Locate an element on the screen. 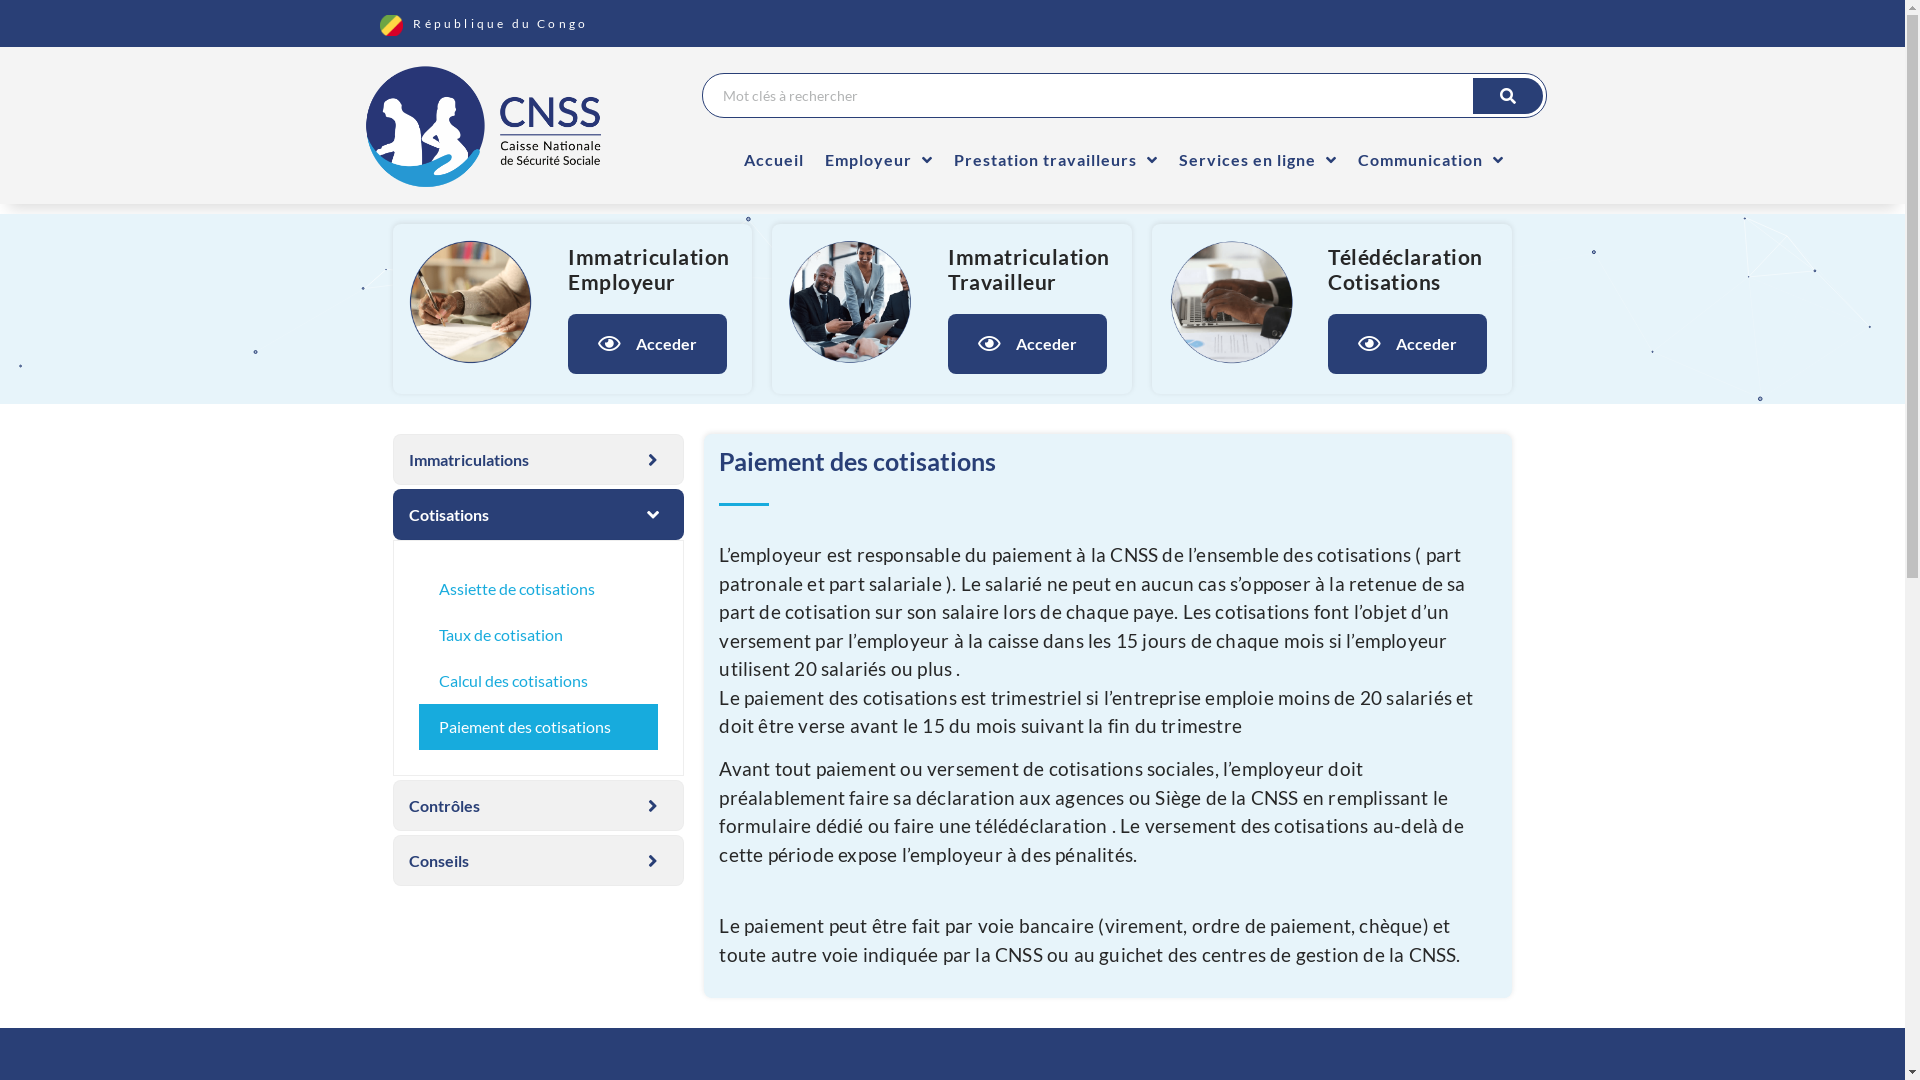 Image resolution: width=1920 pixels, height=1080 pixels. 'Employeur' is located at coordinates (878, 158).